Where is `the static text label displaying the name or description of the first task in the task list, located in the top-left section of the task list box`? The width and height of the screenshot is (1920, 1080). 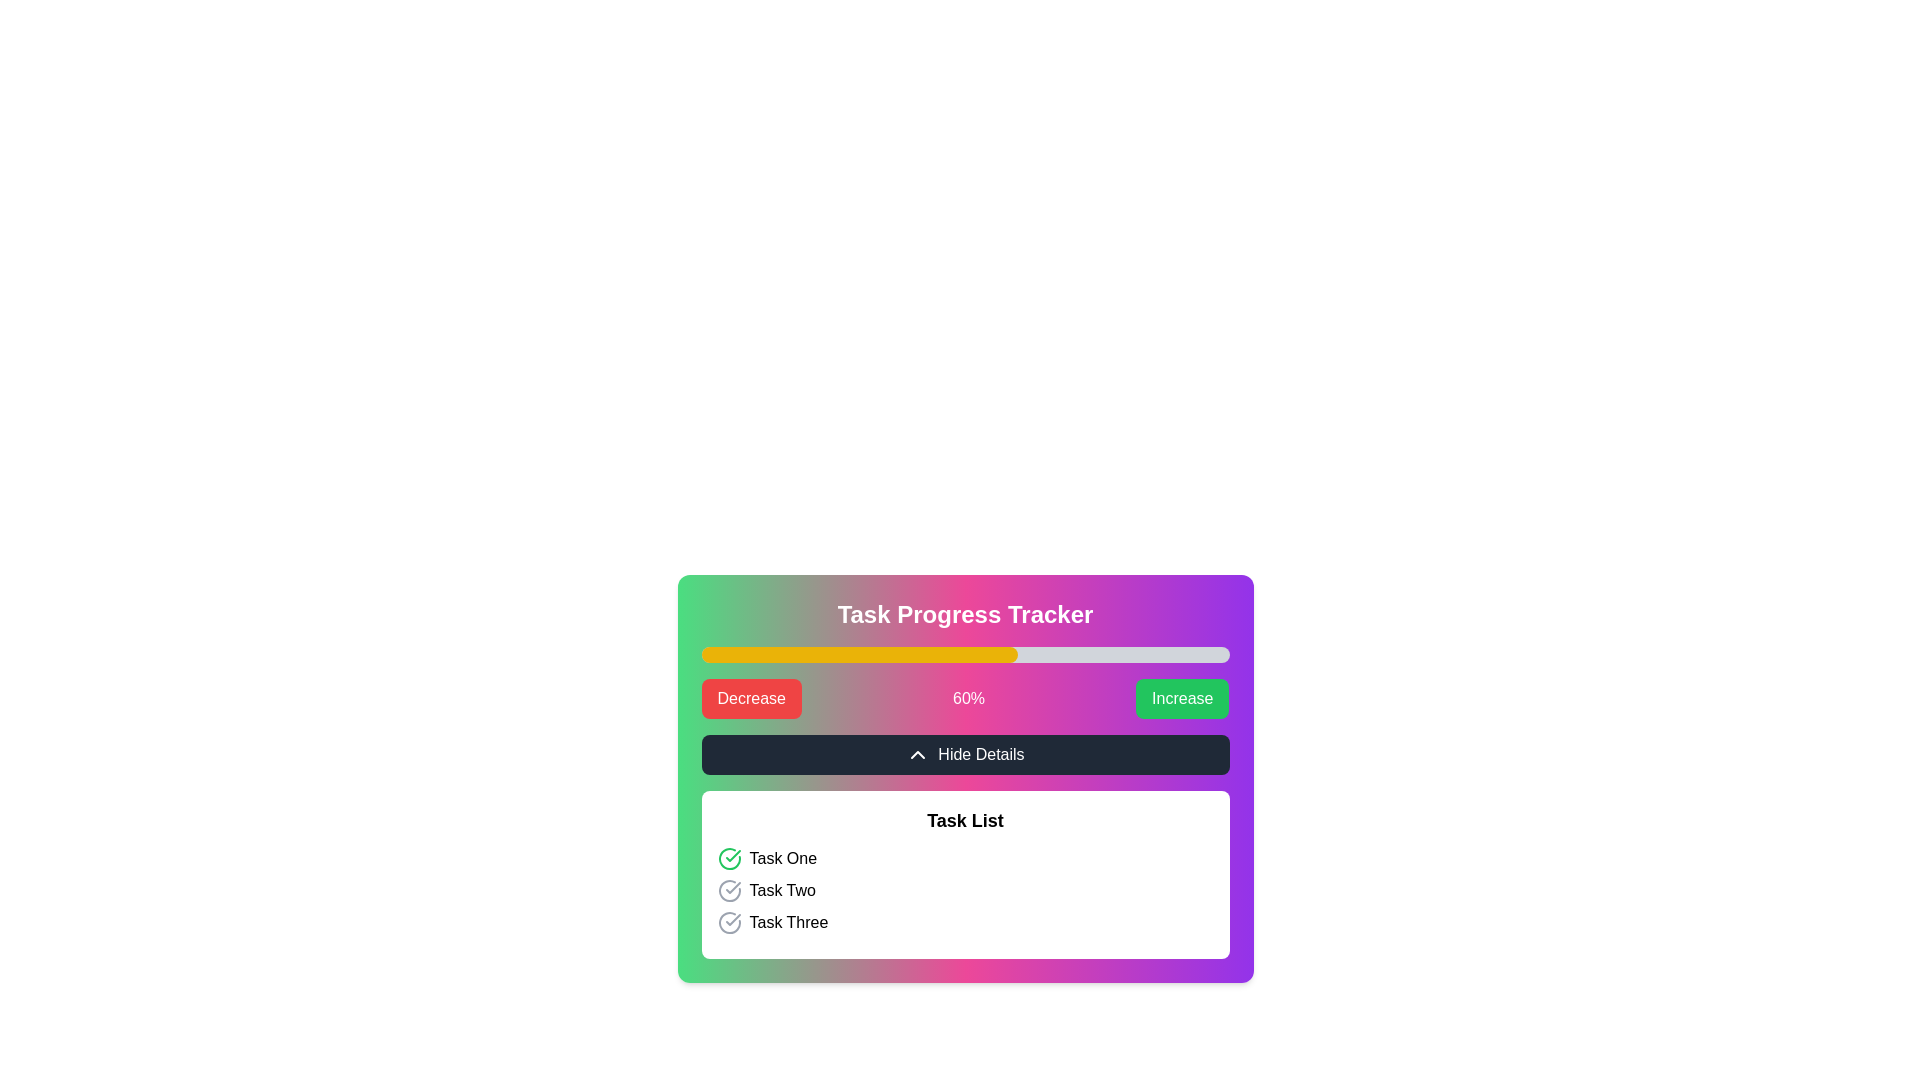 the static text label displaying the name or description of the first task in the task list, located in the top-left section of the task list box is located at coordinates (782, 858).